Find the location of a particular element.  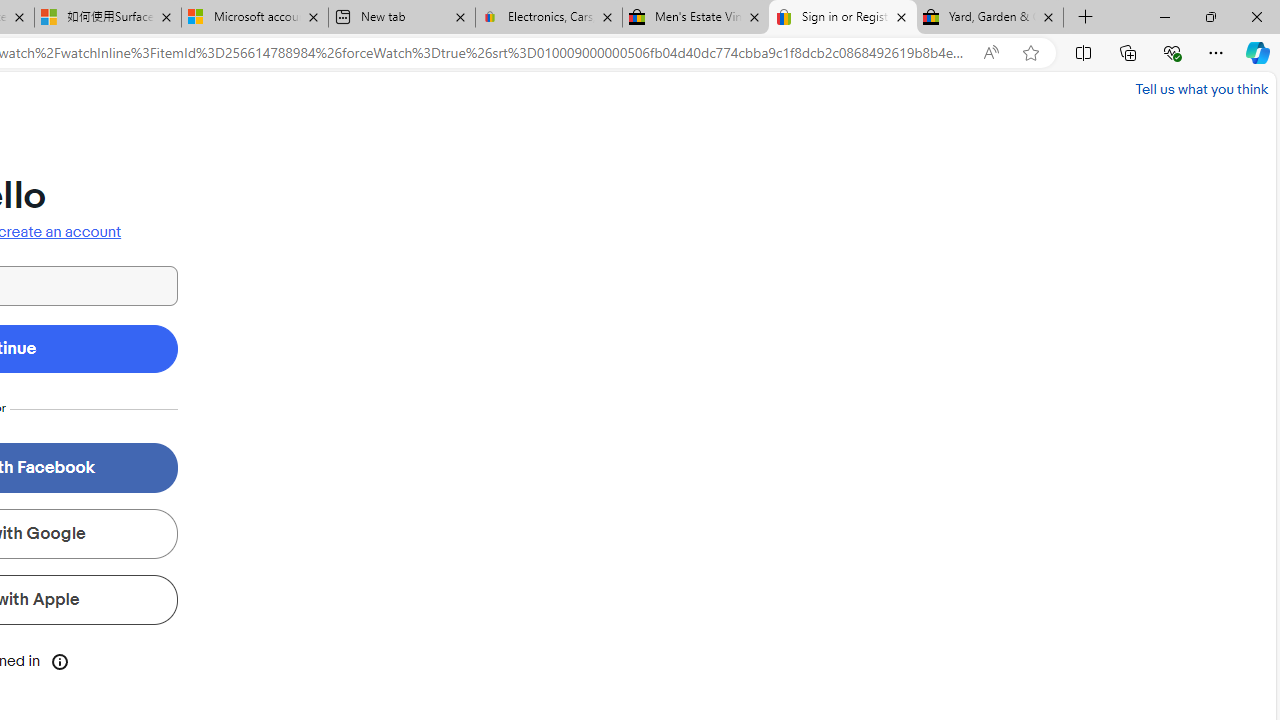

'Class: icon-btn tooltip__host icon-btn--transparent' is located at coordinates (60, 660).